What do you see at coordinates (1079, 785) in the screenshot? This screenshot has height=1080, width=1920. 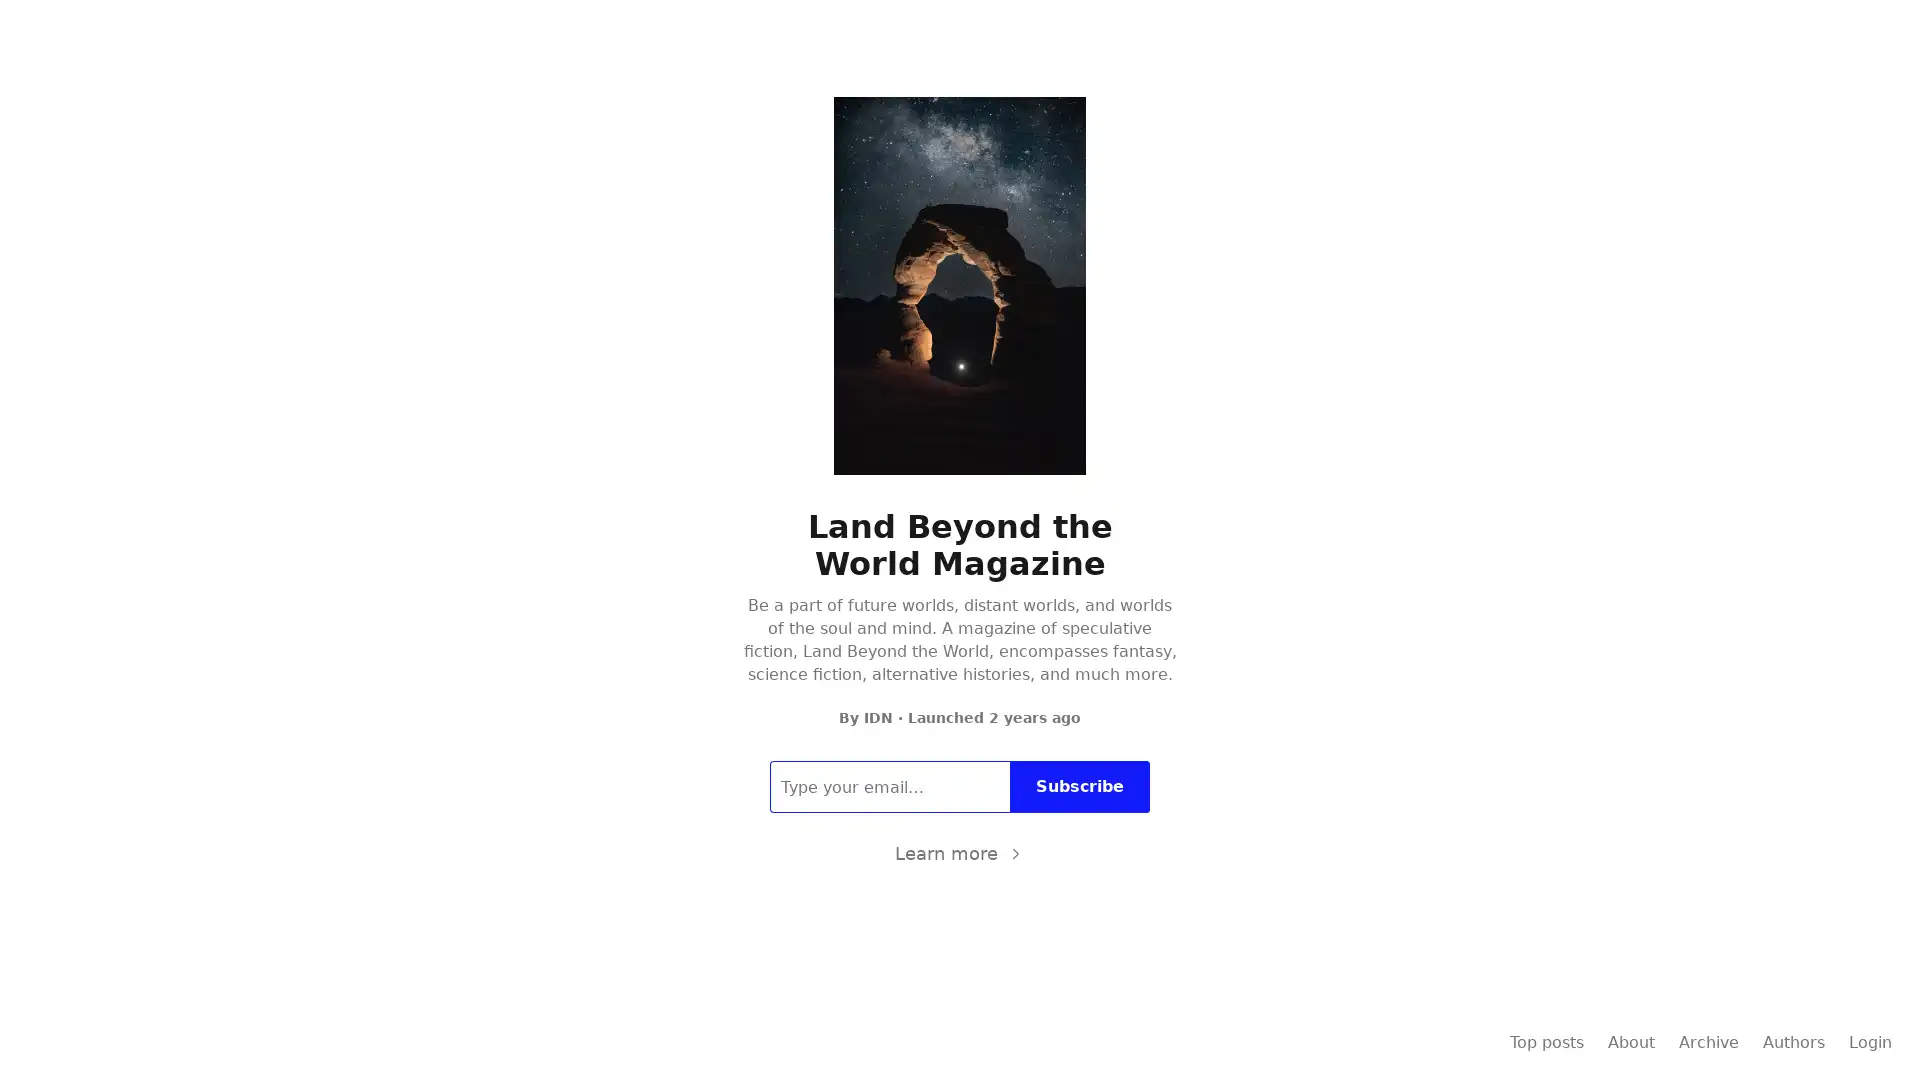 I see `Subscribe` at bounding box center [1079, 785].